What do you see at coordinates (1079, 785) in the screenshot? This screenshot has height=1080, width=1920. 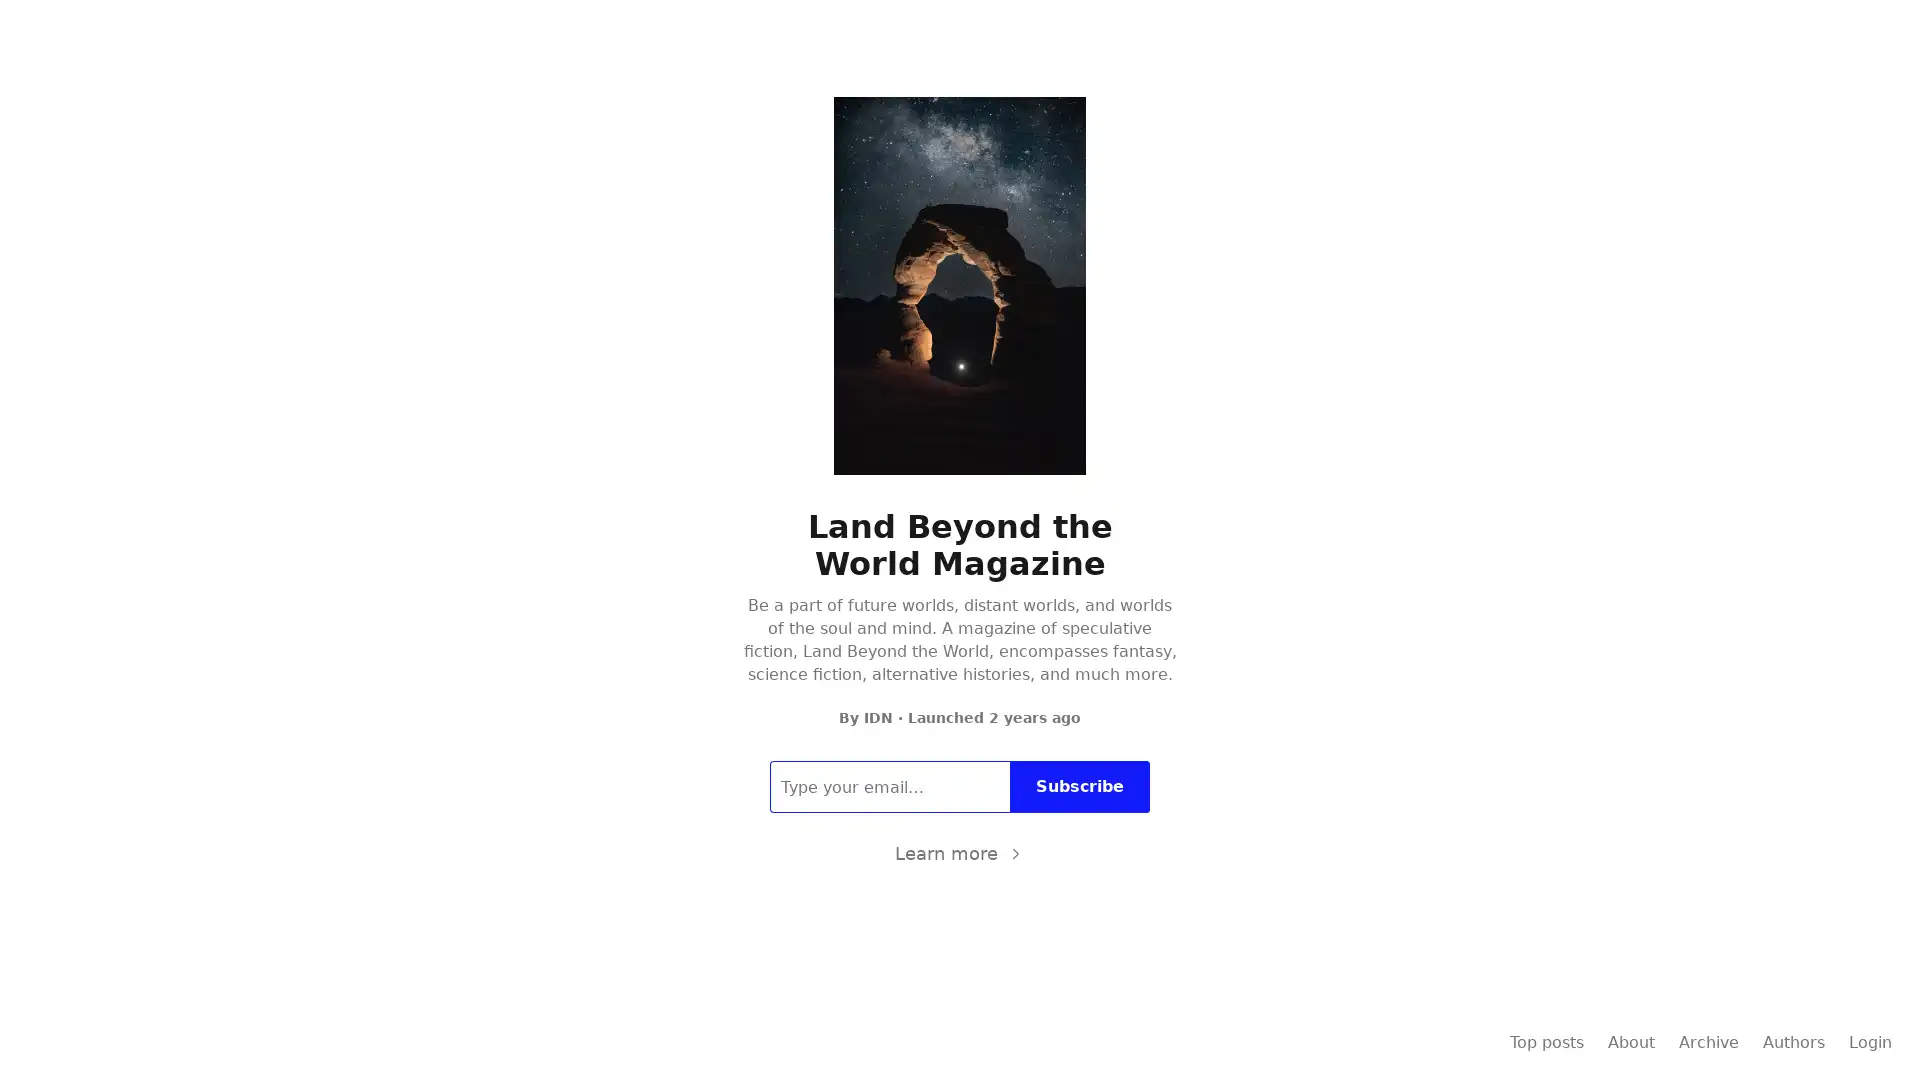 I see `Subscribe` at bounding box center [1079, 785].